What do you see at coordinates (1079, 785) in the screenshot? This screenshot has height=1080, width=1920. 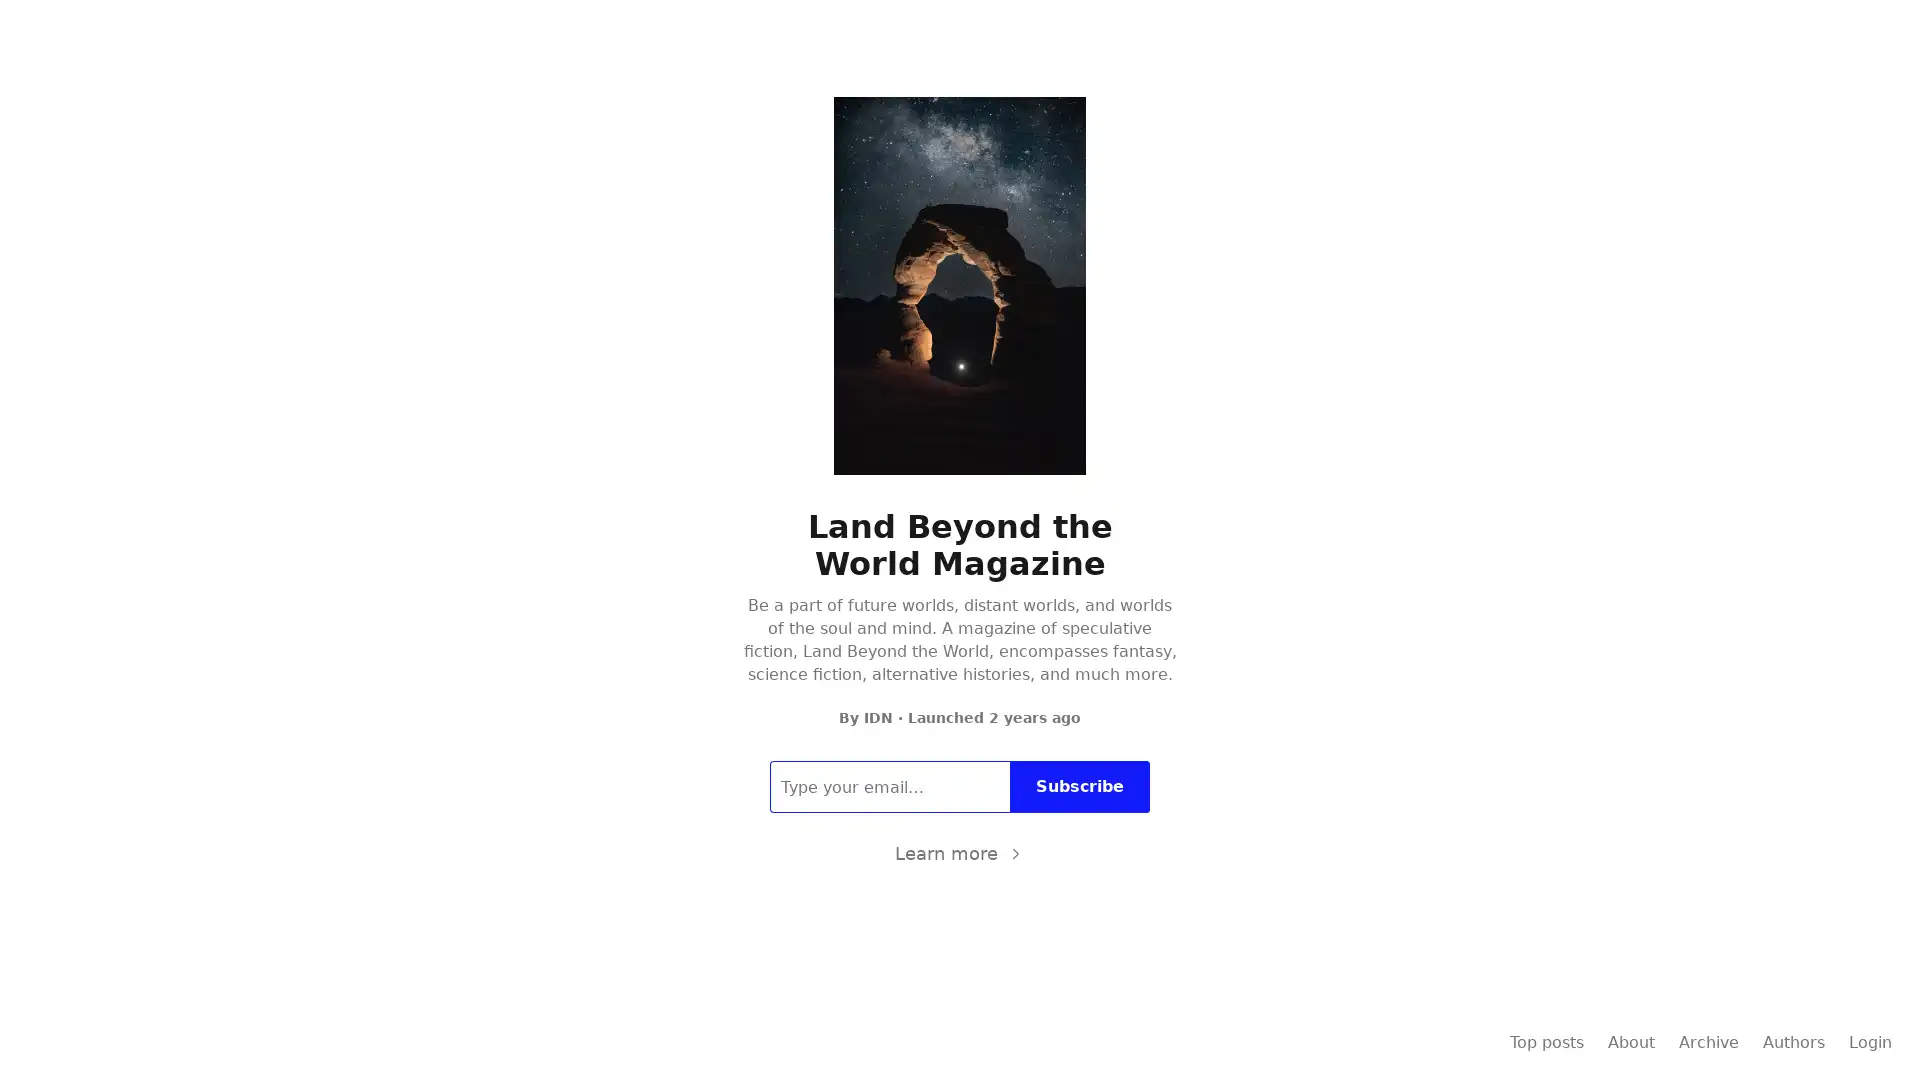 I see `Subscribe` at bounding box center [1079, 785].